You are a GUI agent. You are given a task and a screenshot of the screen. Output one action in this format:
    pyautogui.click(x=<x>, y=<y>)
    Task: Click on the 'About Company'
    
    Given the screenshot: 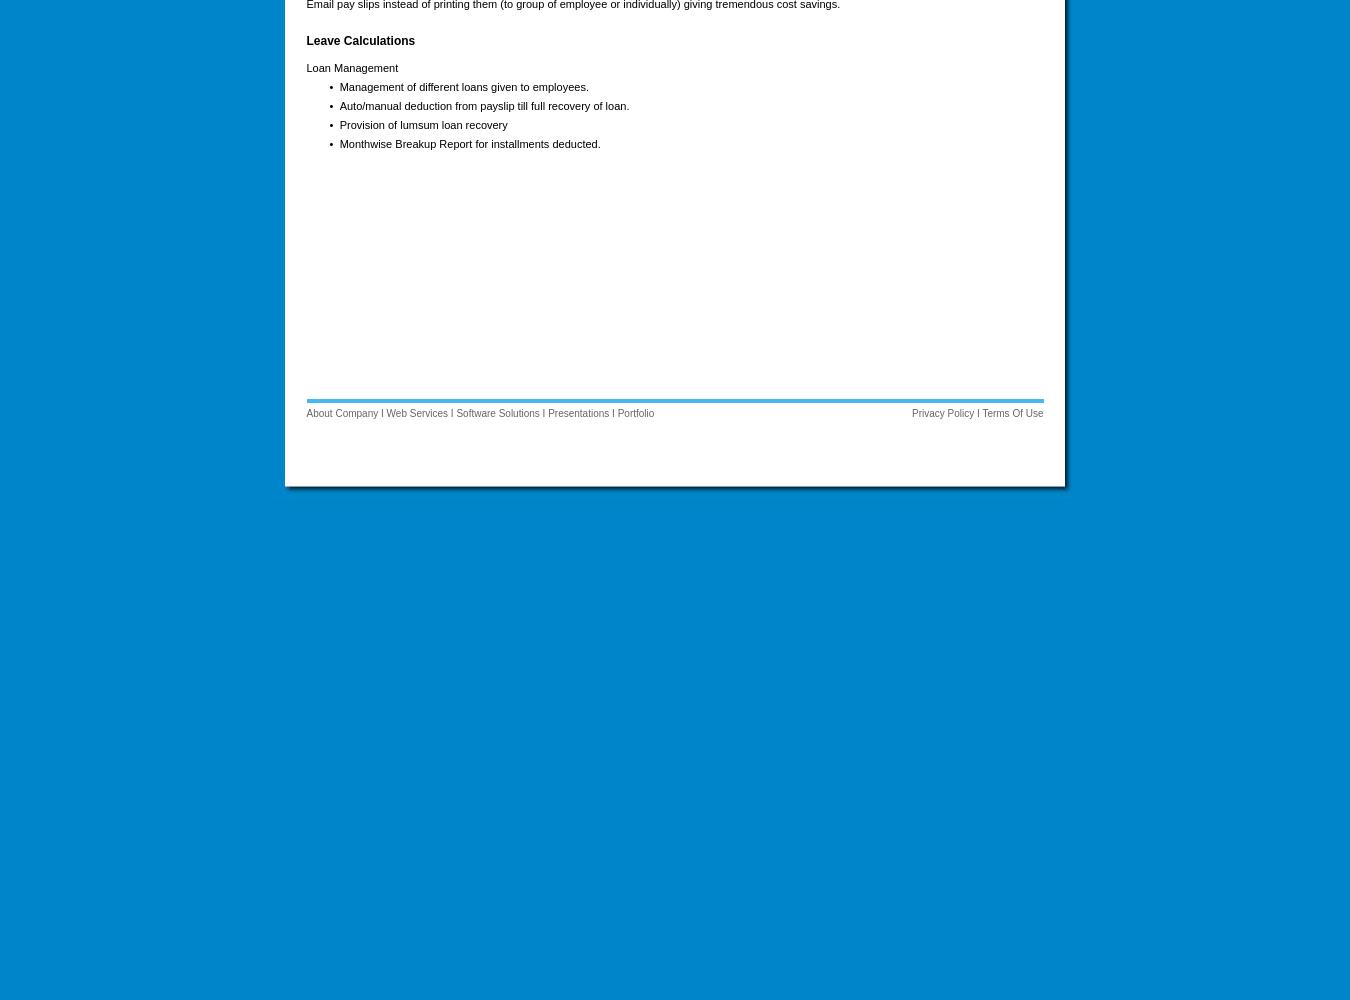 What is the action you would take?
    pyautogui.click(x=341, y=413)
    